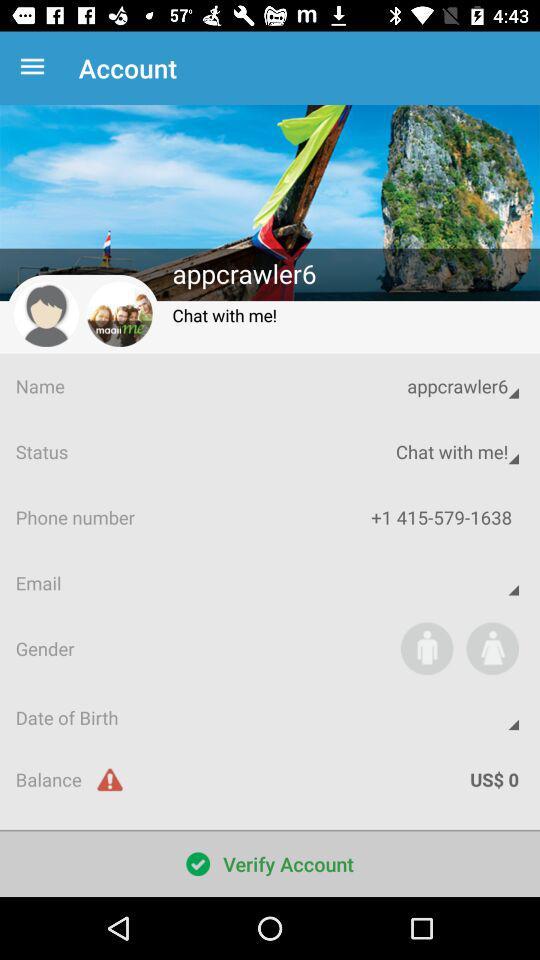  Describe the element at coordinates (426, 647) in the screenshot. I see `the icon above the date of birth app` at that location.